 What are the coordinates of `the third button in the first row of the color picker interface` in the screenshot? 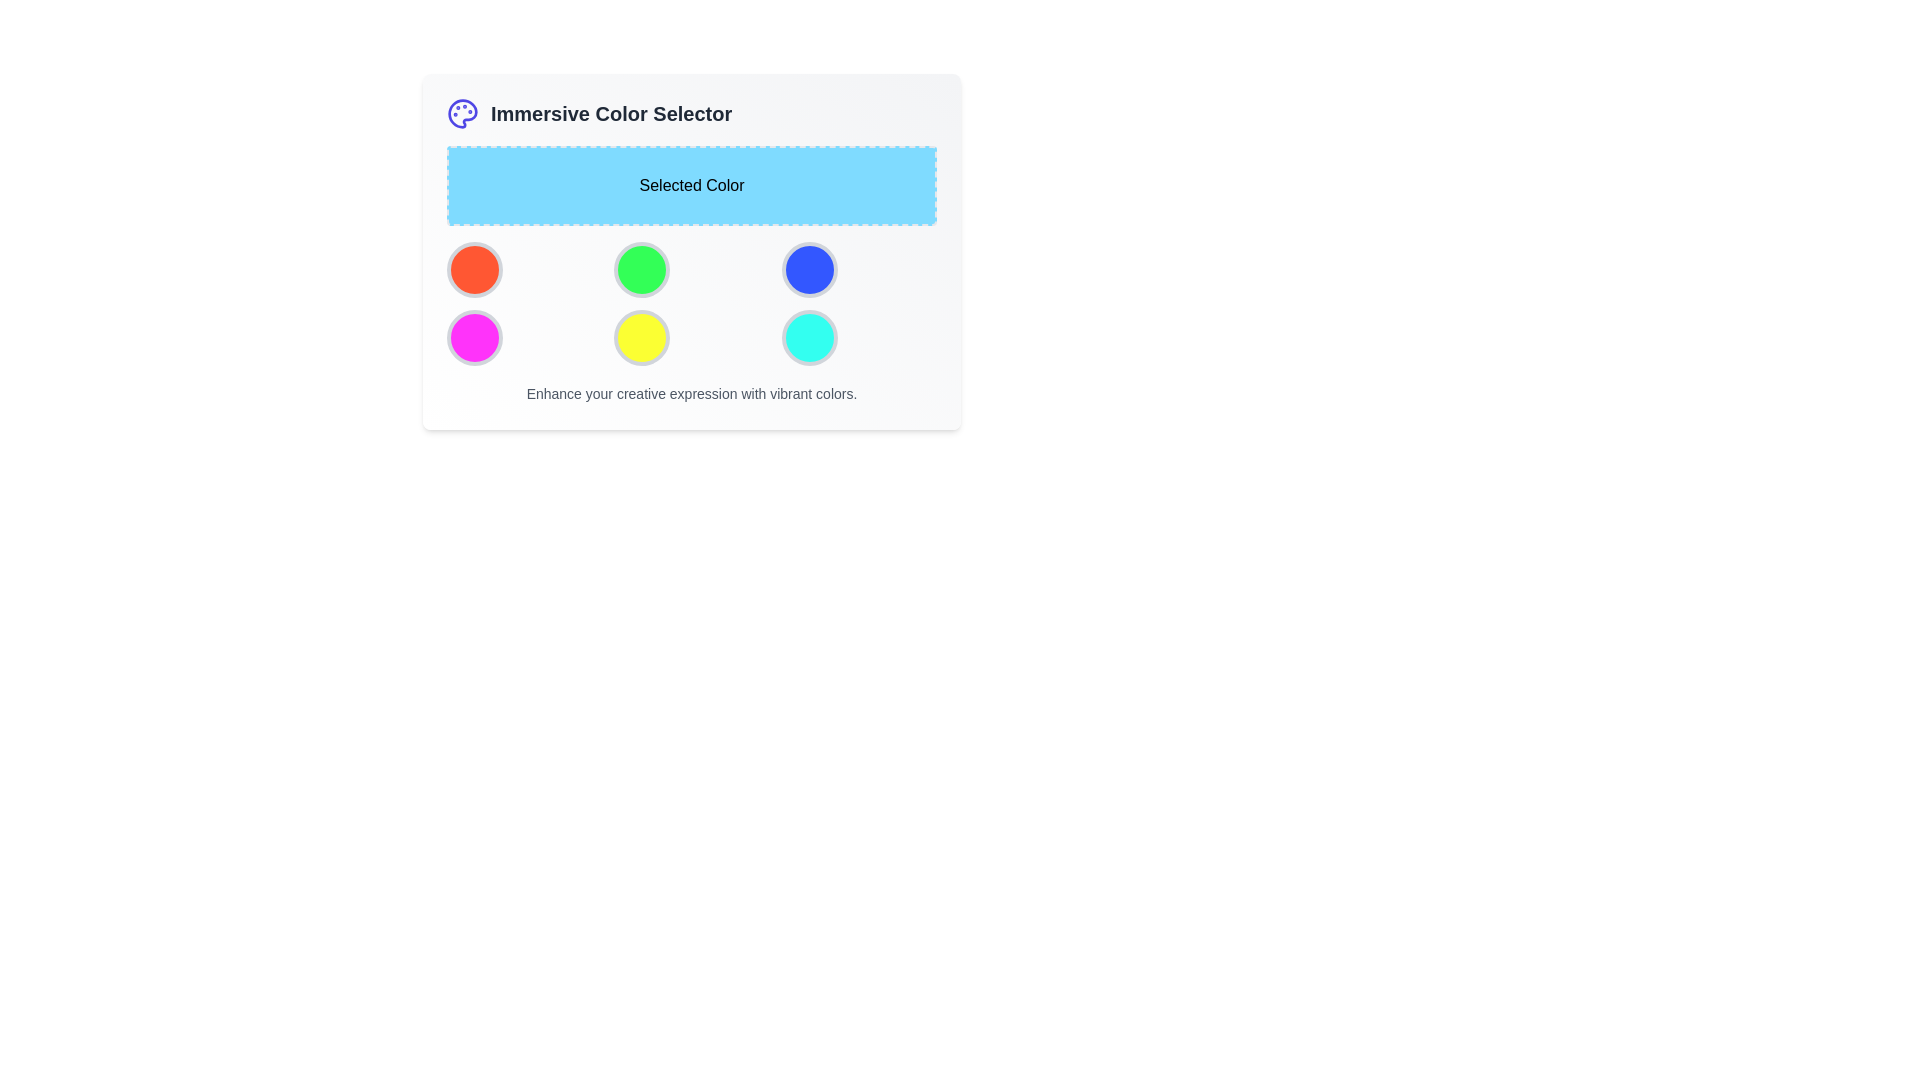 It's located at (809, 270).